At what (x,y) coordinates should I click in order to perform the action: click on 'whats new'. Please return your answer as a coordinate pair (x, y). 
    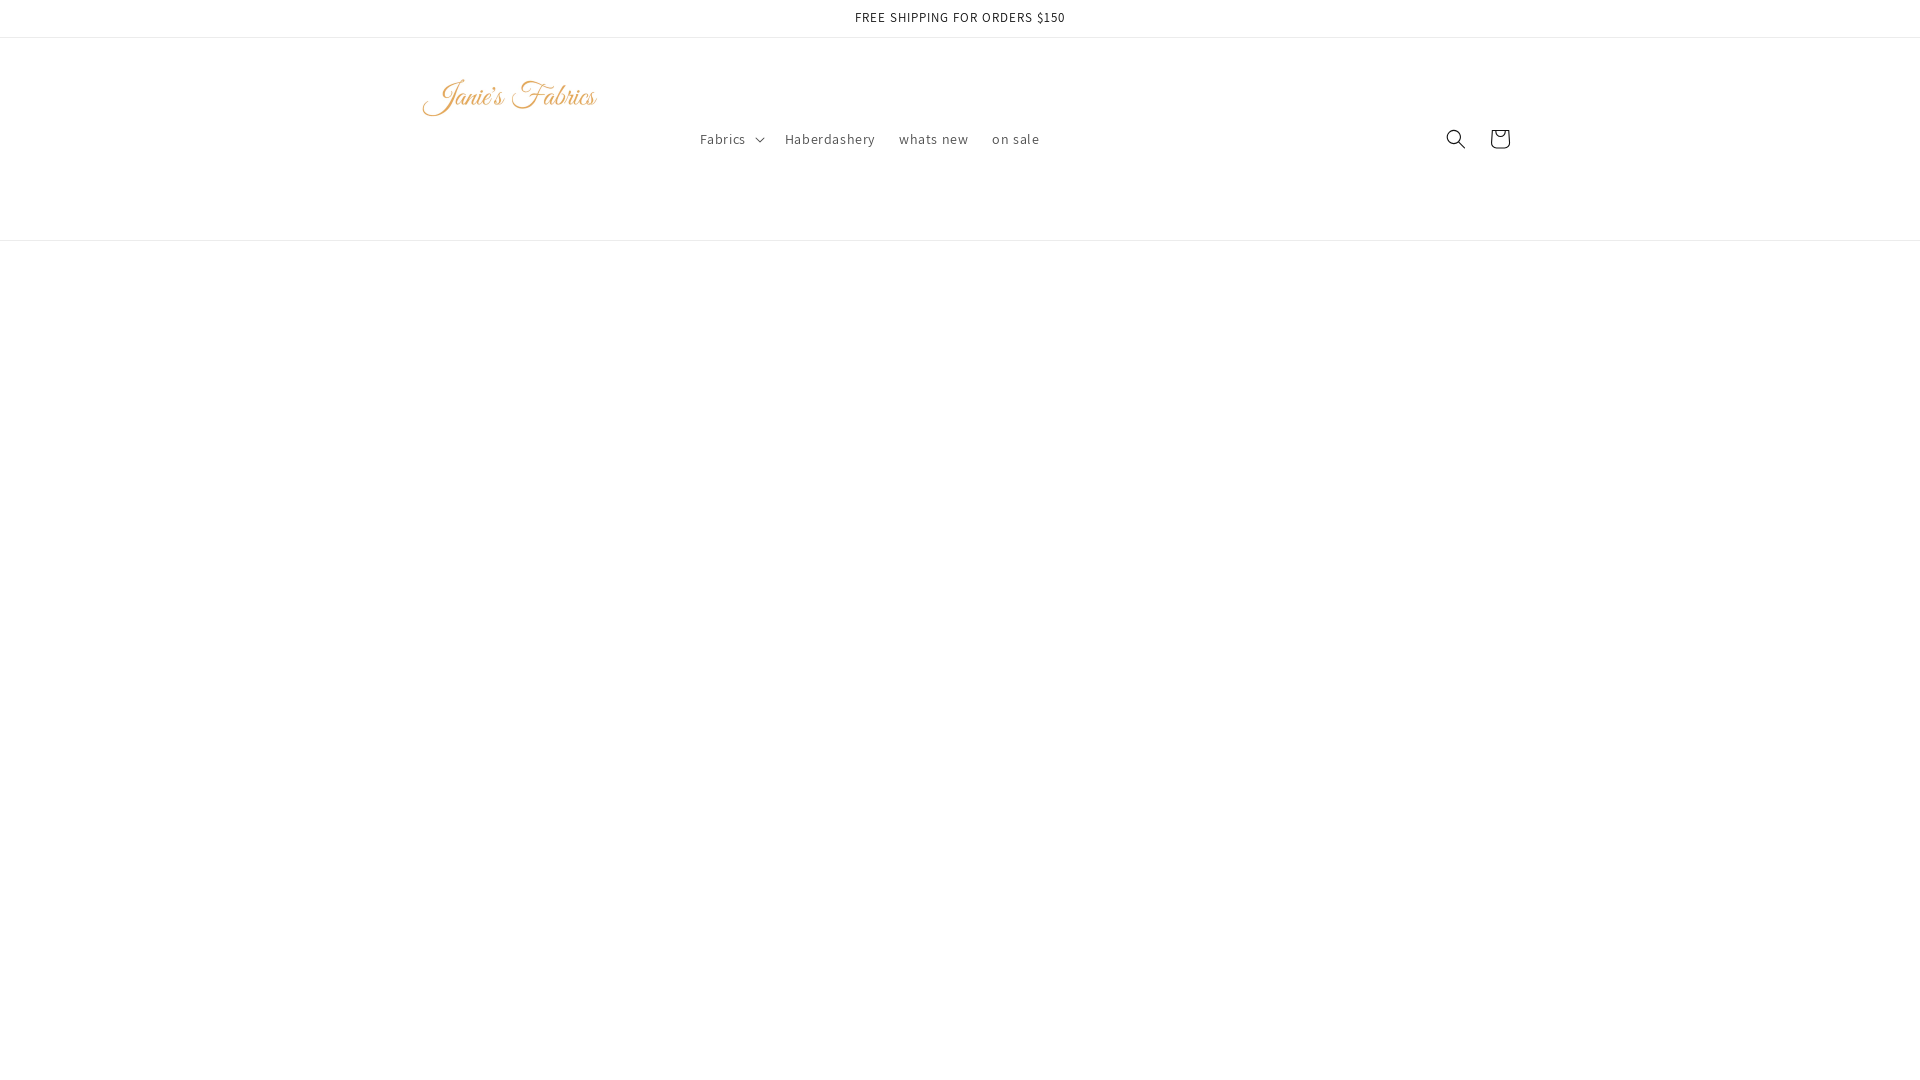
    Looking at the image, I should click on (932, 137).